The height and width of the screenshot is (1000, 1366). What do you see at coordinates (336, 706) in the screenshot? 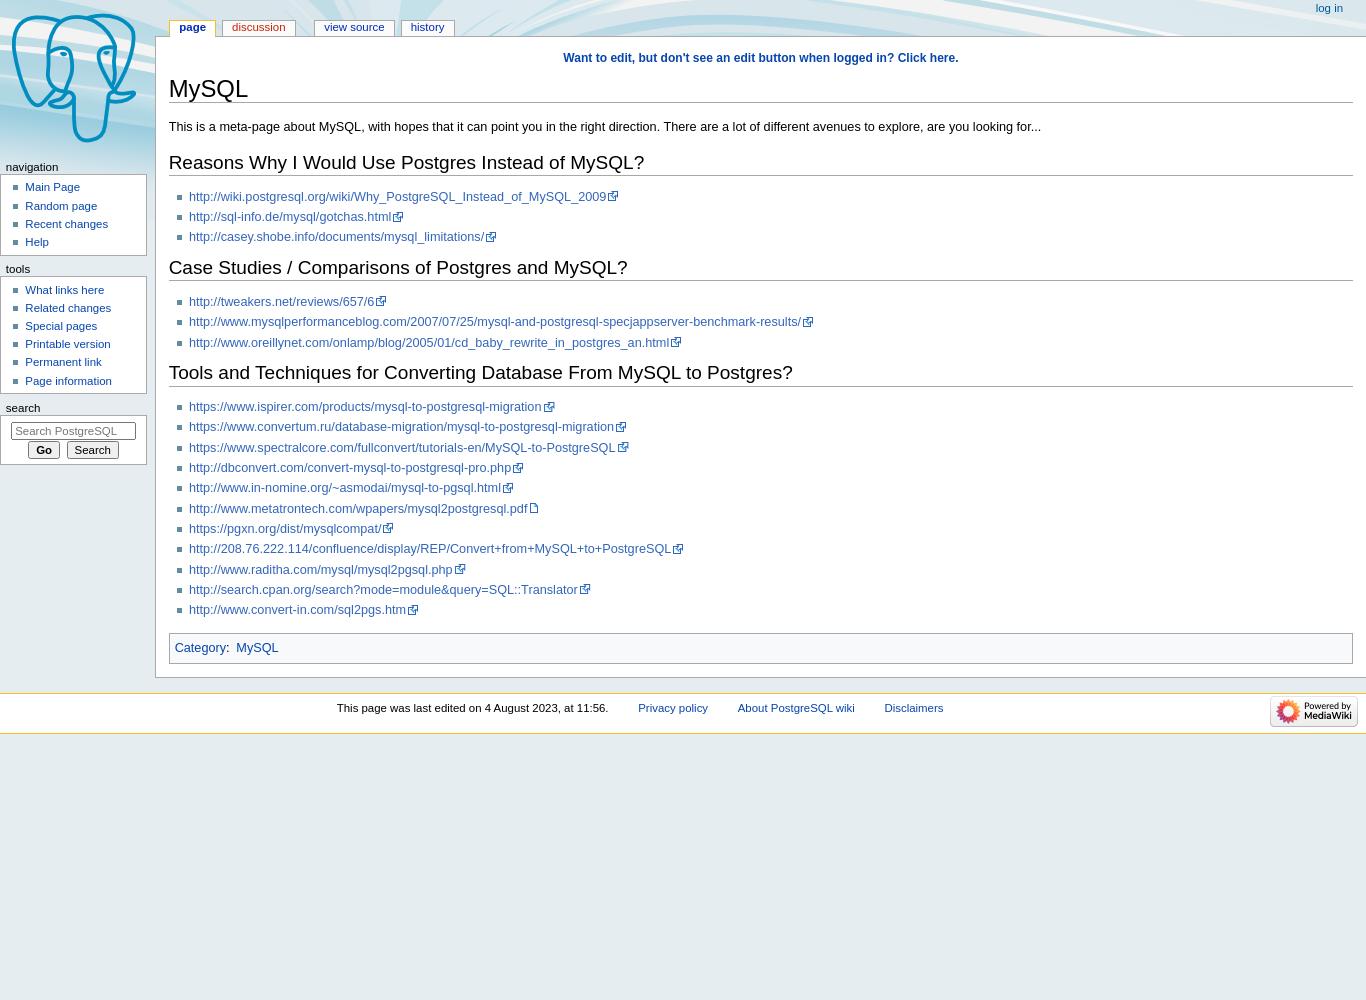
I see `'This page was last edited on 4 August 2023, at 11:56.'` at bounding box center [336, 706].